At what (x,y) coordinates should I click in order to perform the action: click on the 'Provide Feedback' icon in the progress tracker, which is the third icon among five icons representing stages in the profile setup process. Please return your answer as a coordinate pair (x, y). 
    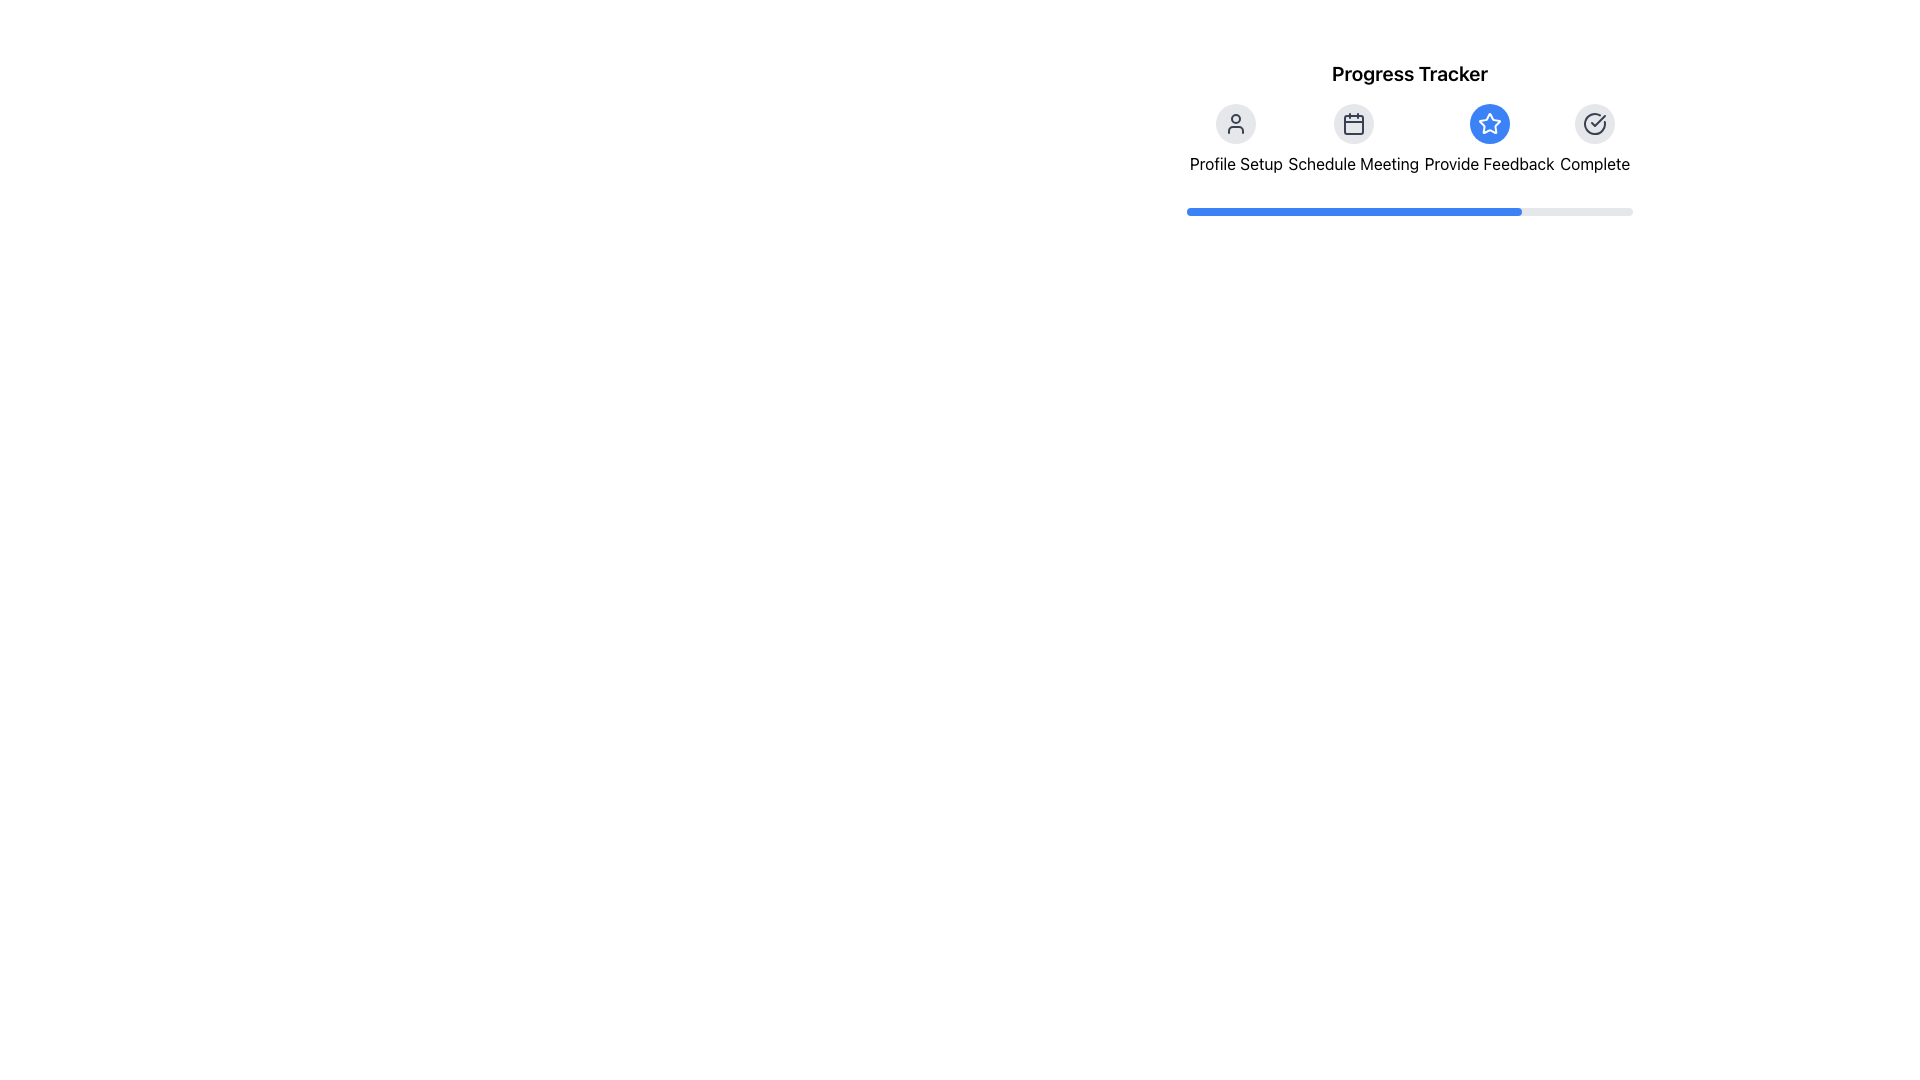
    Looking at the image, I should click on (1489, 123).